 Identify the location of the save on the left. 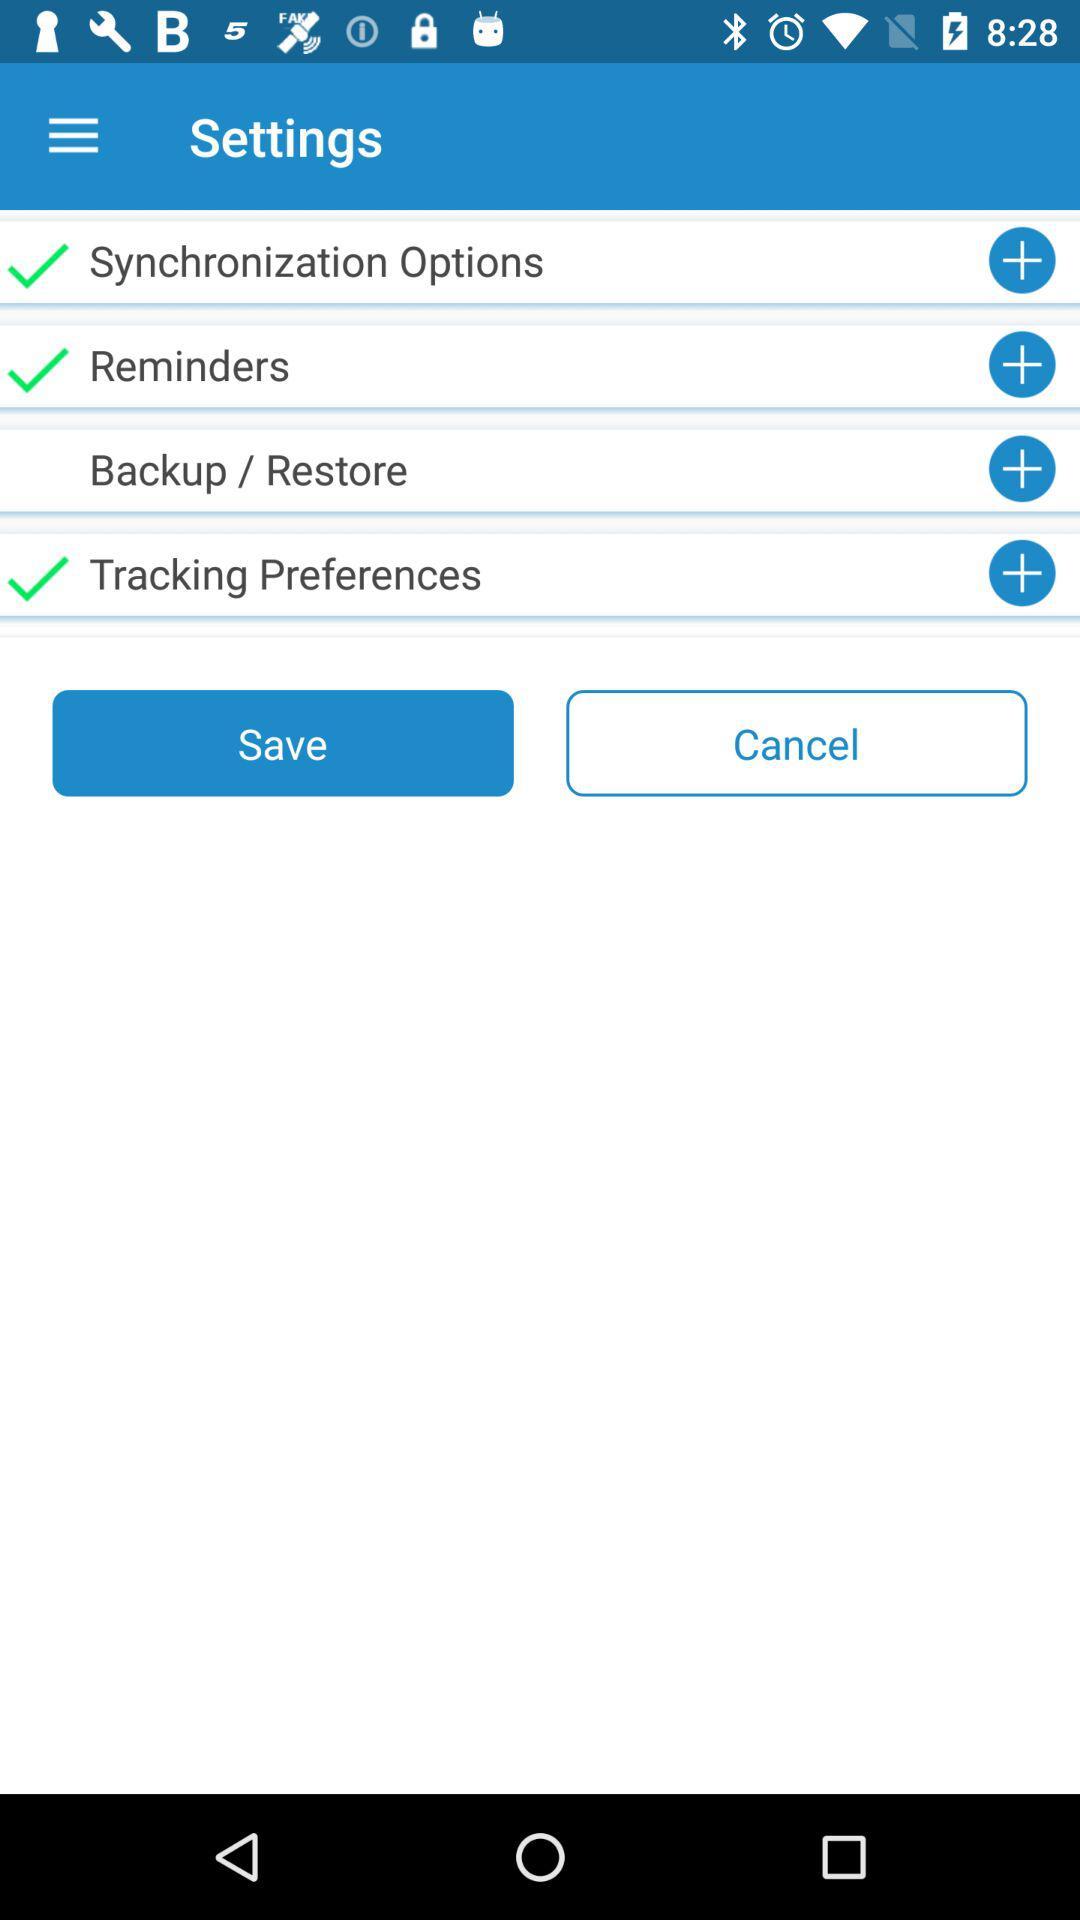
(283, 742).